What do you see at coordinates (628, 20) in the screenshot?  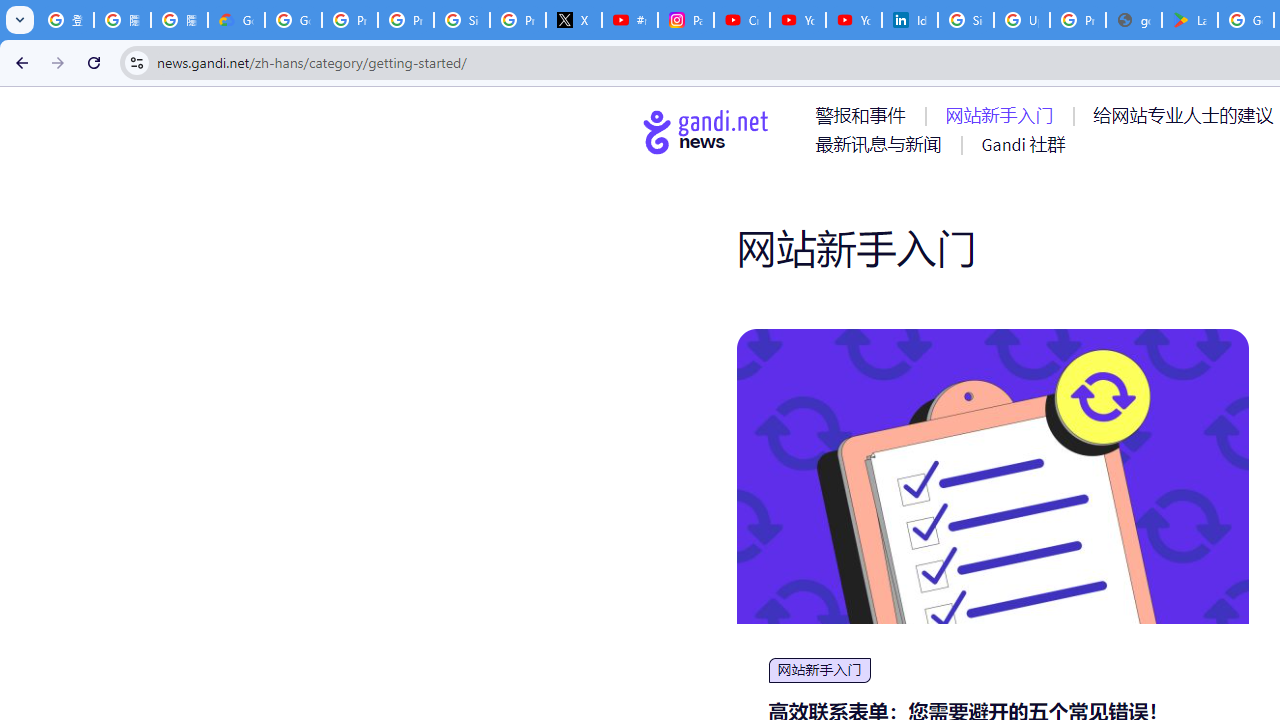 I see `'#nbabasketballhighlights - YouTube'` at bounding box center [628, 20].